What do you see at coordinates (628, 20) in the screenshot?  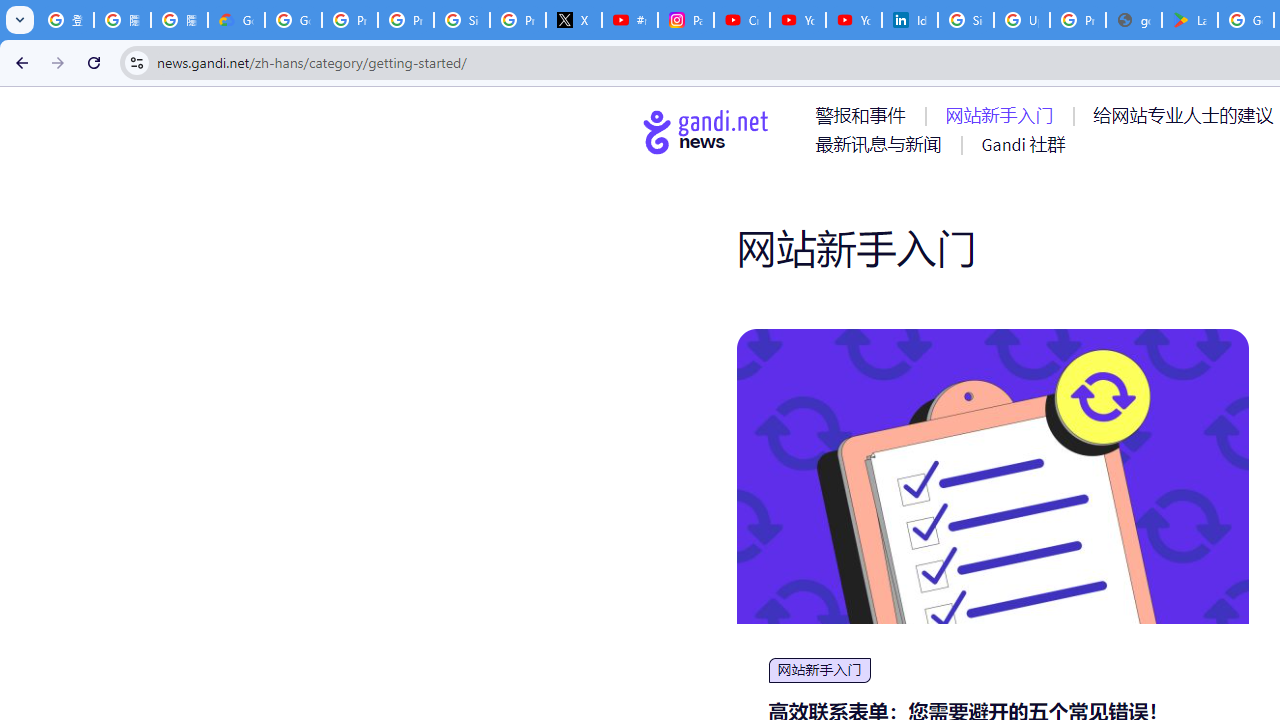 I see `'#nbabasketballhighlights - YouTube'` at bounding box center [628, 20].